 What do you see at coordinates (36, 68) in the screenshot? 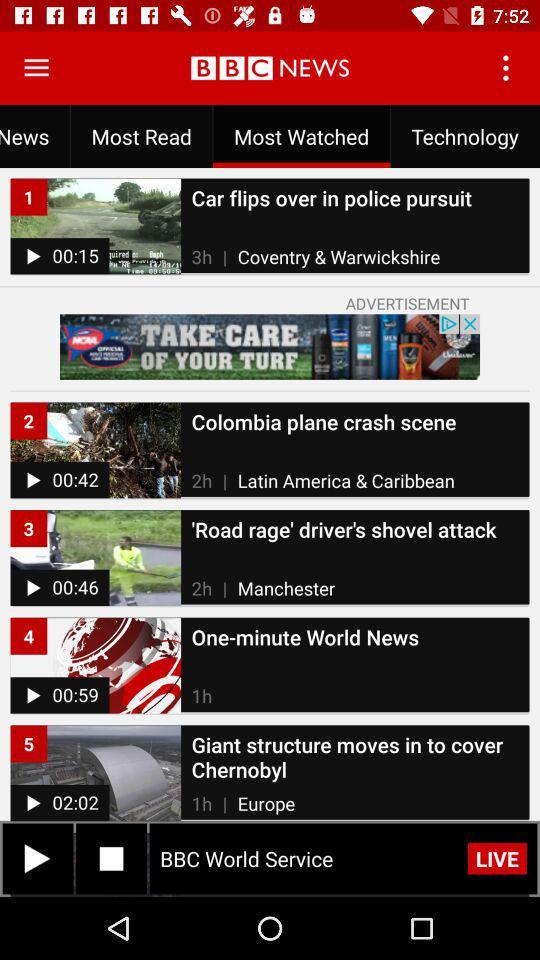
I see `show the website menu` at bounding box center [36, 68].